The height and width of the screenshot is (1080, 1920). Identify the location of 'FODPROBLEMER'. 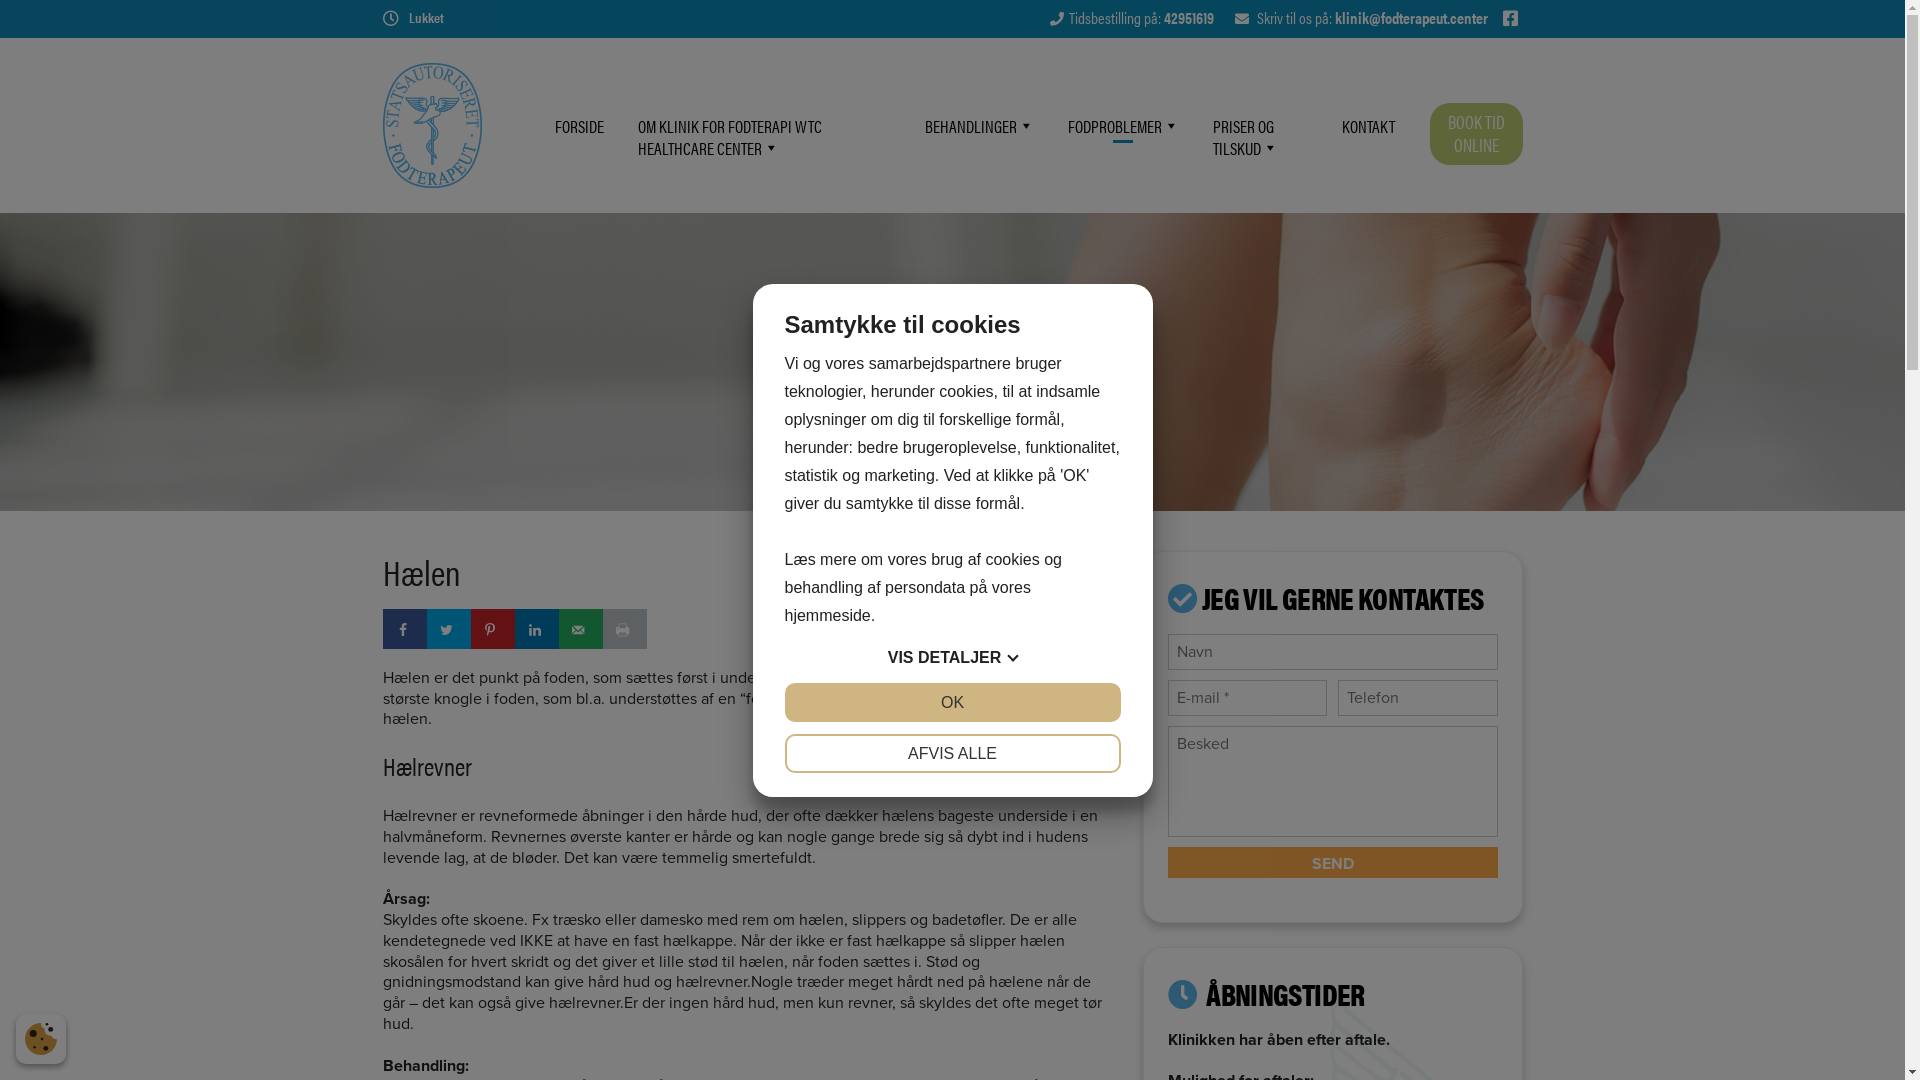
(1050, 126).